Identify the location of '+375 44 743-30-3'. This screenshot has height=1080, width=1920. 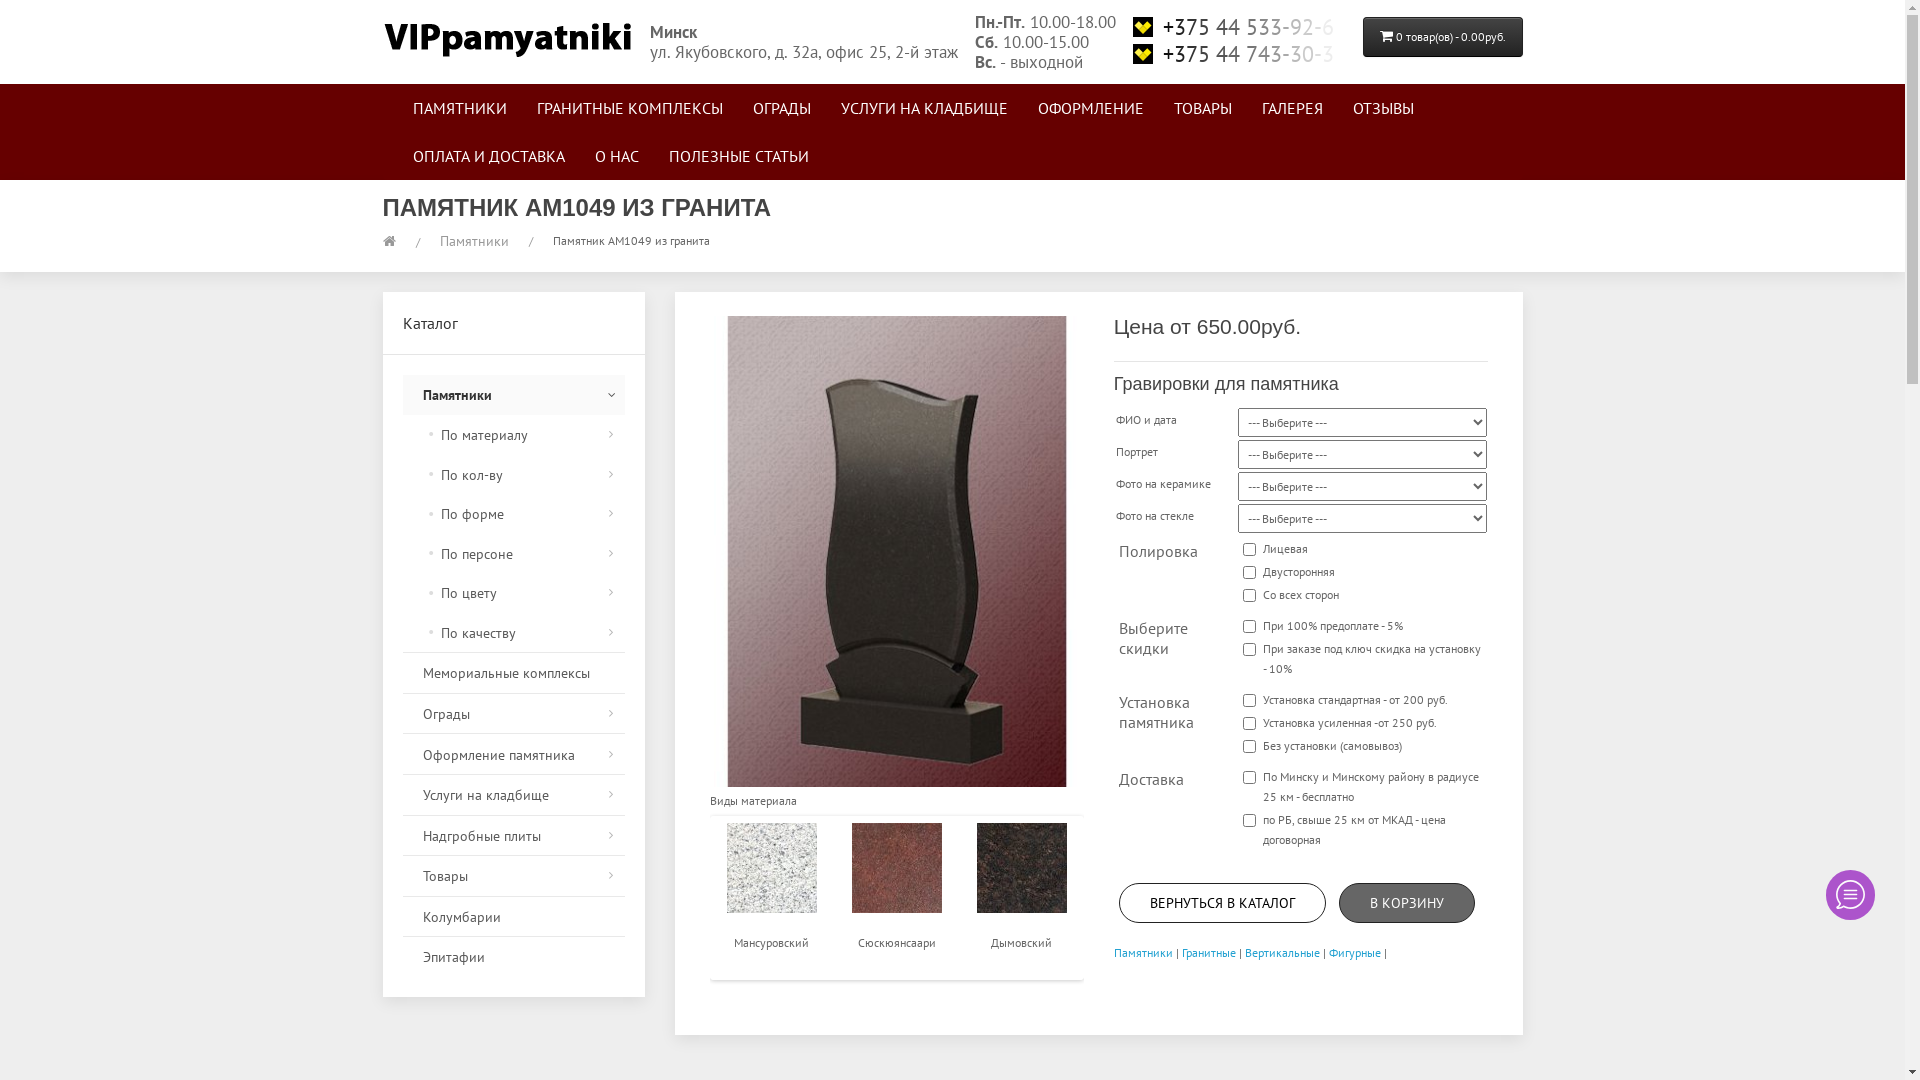
(1237, 53).